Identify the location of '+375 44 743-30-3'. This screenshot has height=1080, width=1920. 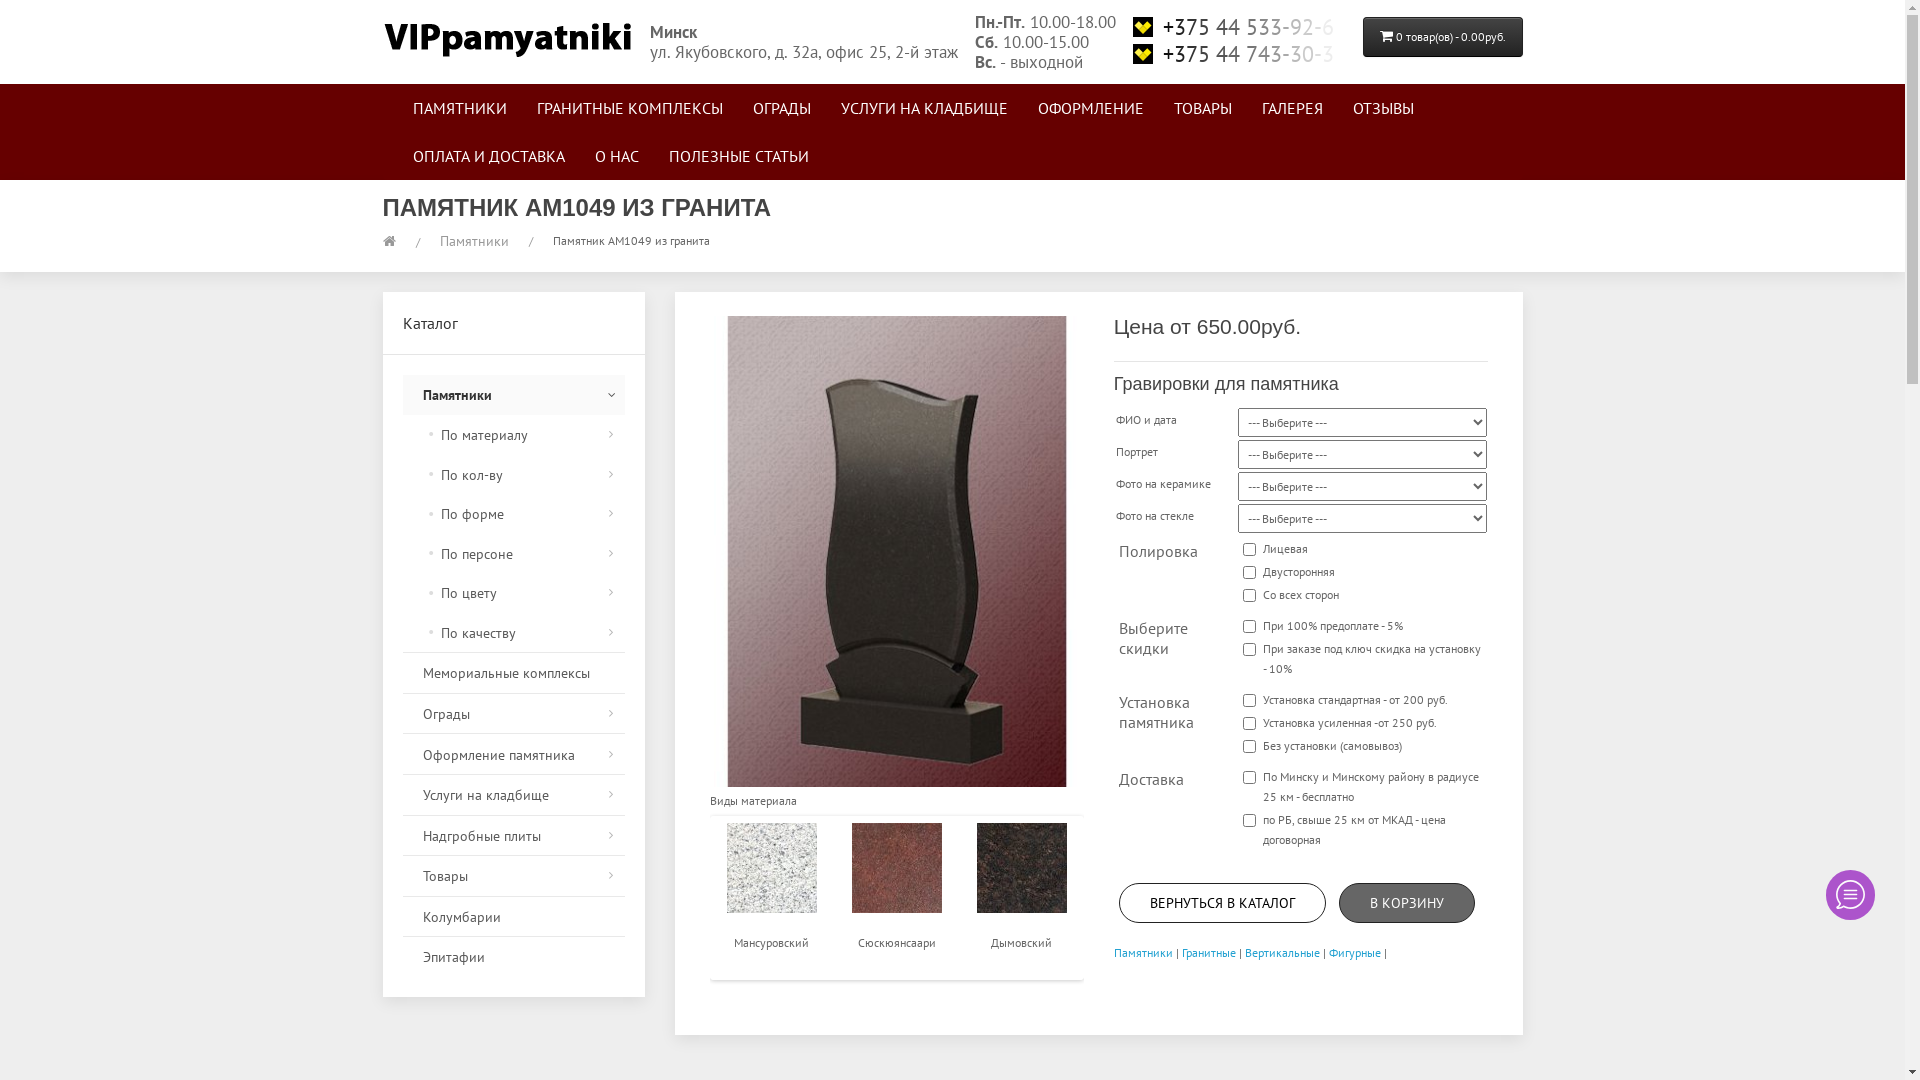
(1237, 53).